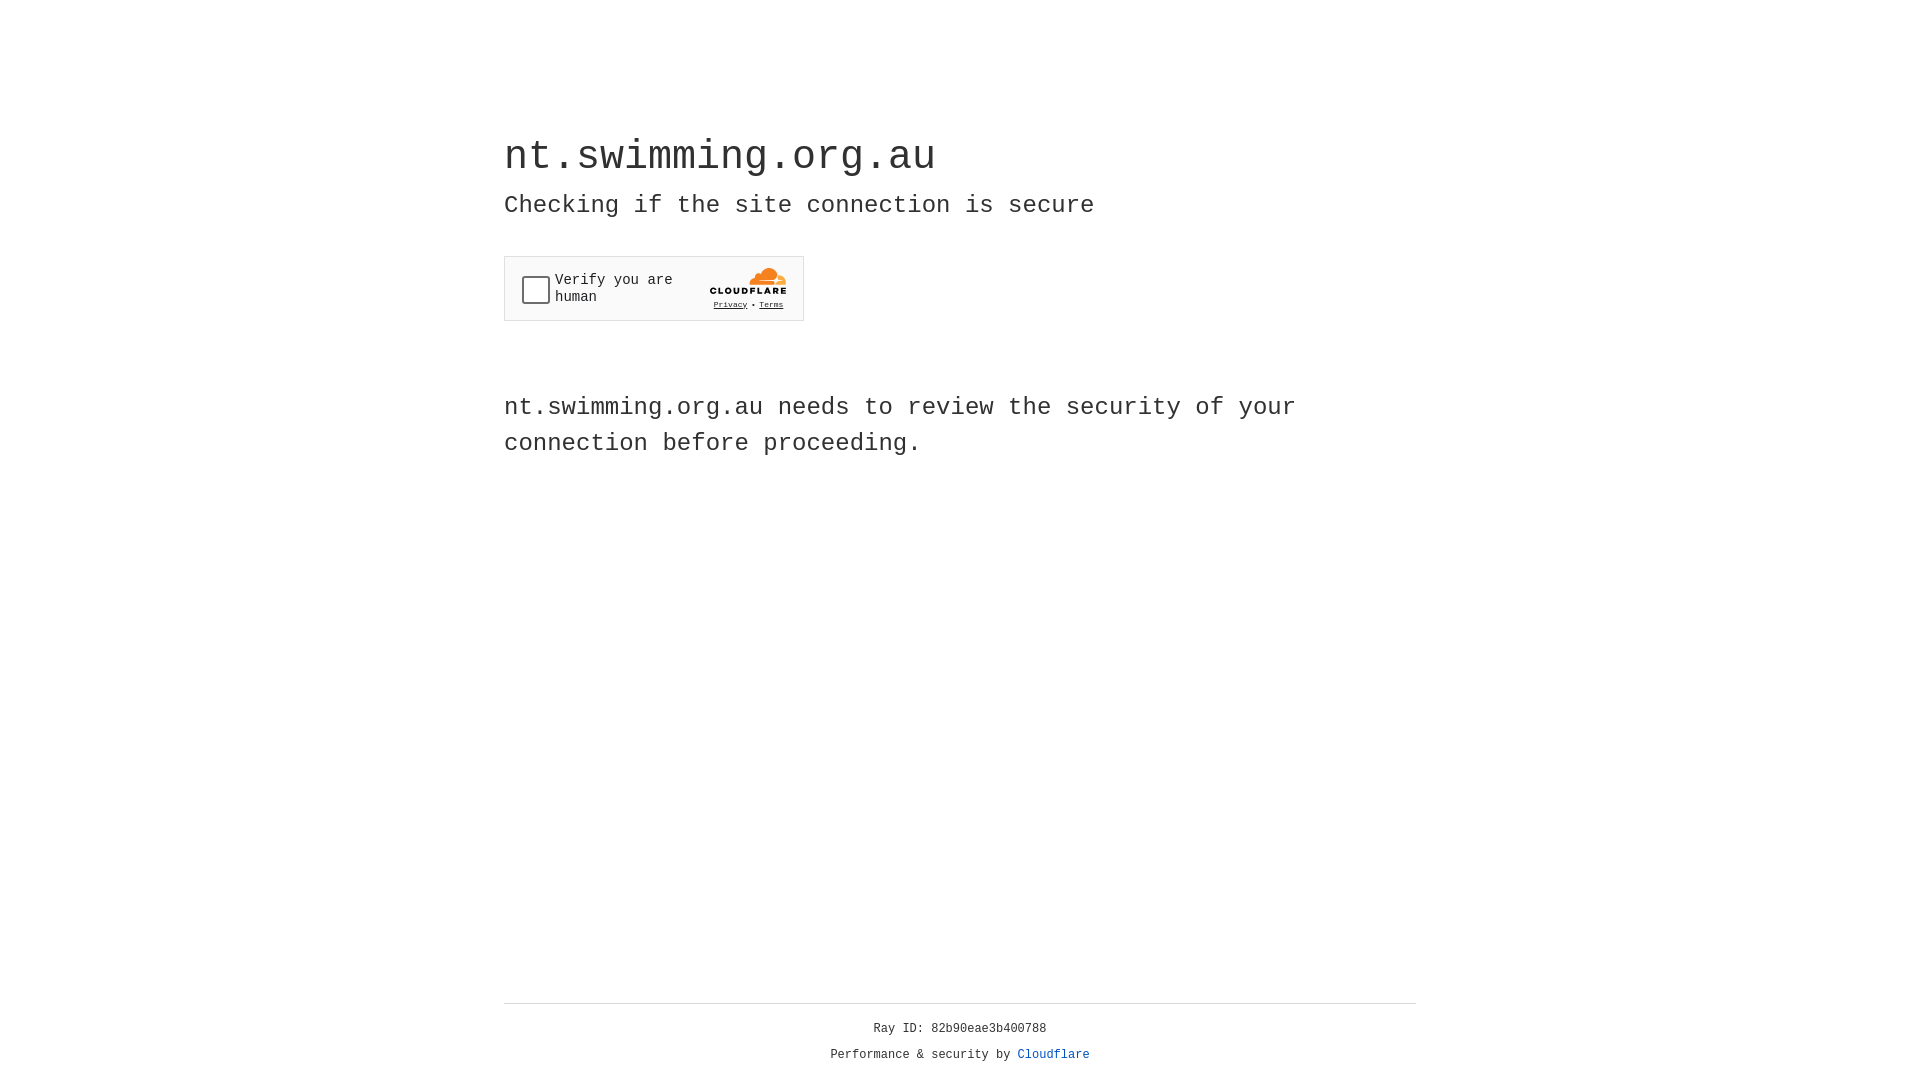 The height and width of the screenshot is (1080, 1920). What do you see at coordinates (653, 288) in the screenshot?
I see `'Widget containing a Cloudflare security challenge'` at bounding box center [653, 288].